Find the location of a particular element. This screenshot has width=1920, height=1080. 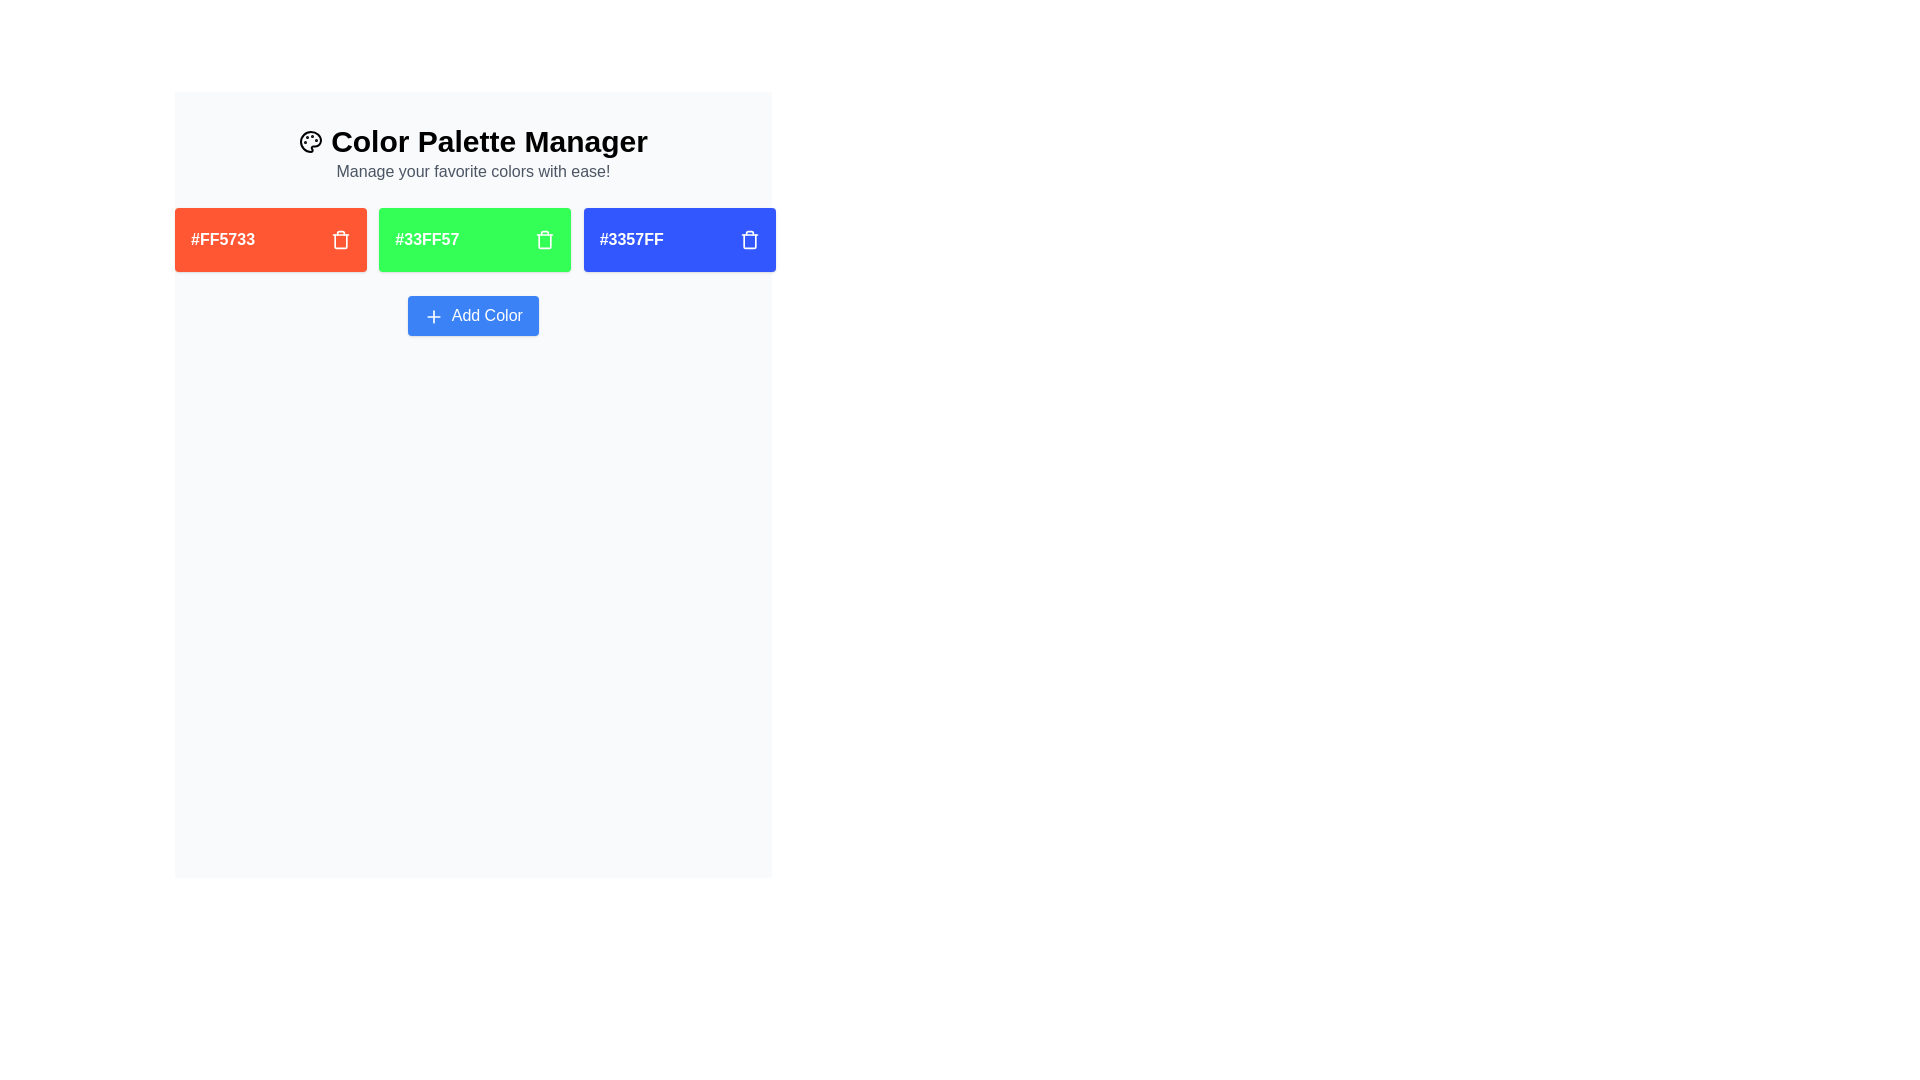

the text block that reads 'Manage your favorite colors with ease!', which is styled in light gray and located below the title 'Color Palette Manager' is located at coordinates (472, 171).